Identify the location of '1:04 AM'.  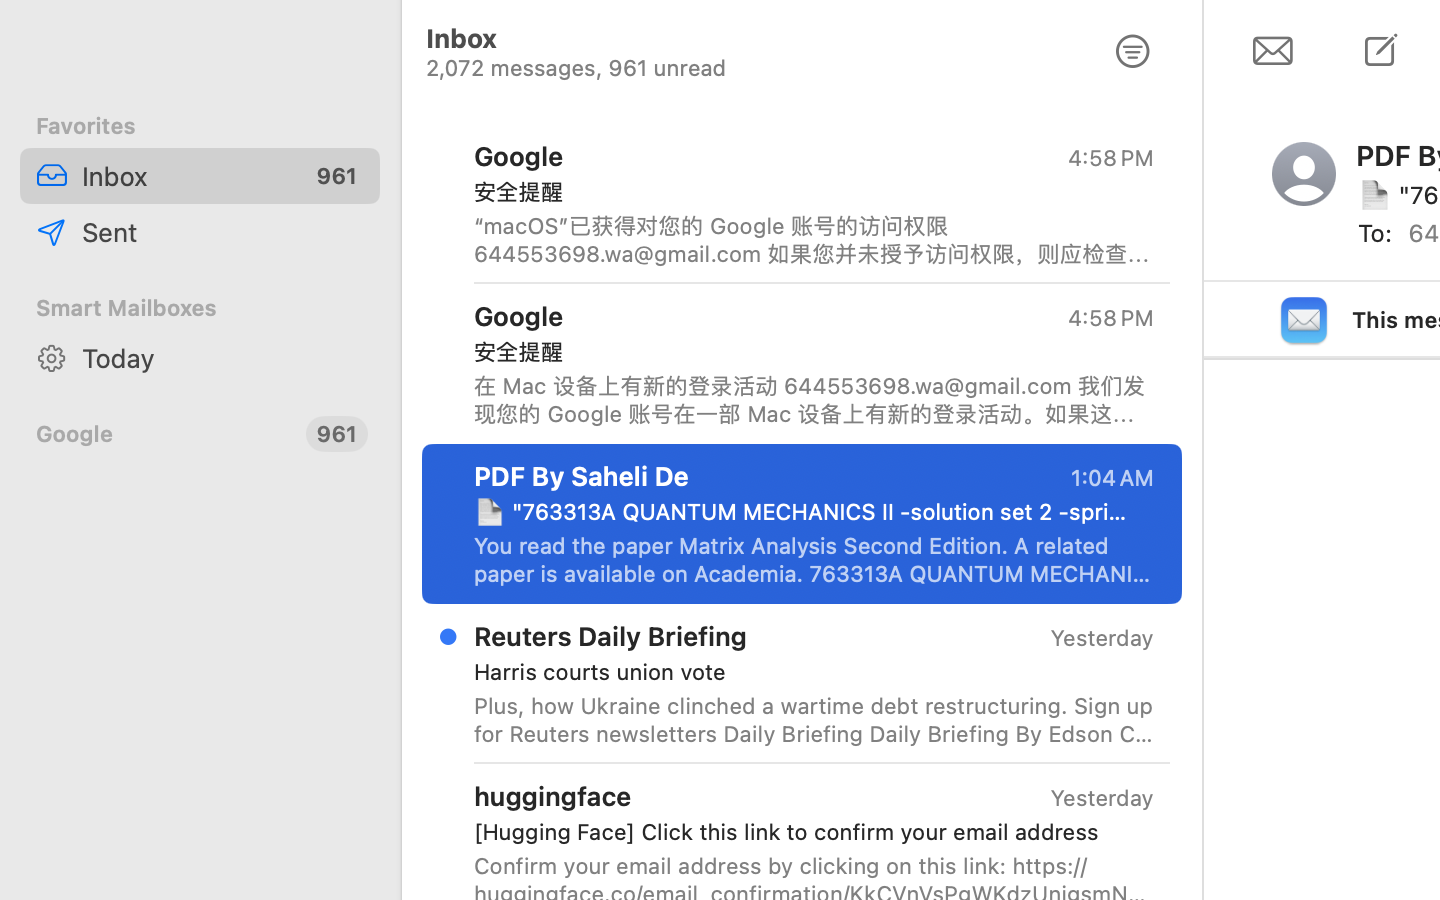
(1109, 476).